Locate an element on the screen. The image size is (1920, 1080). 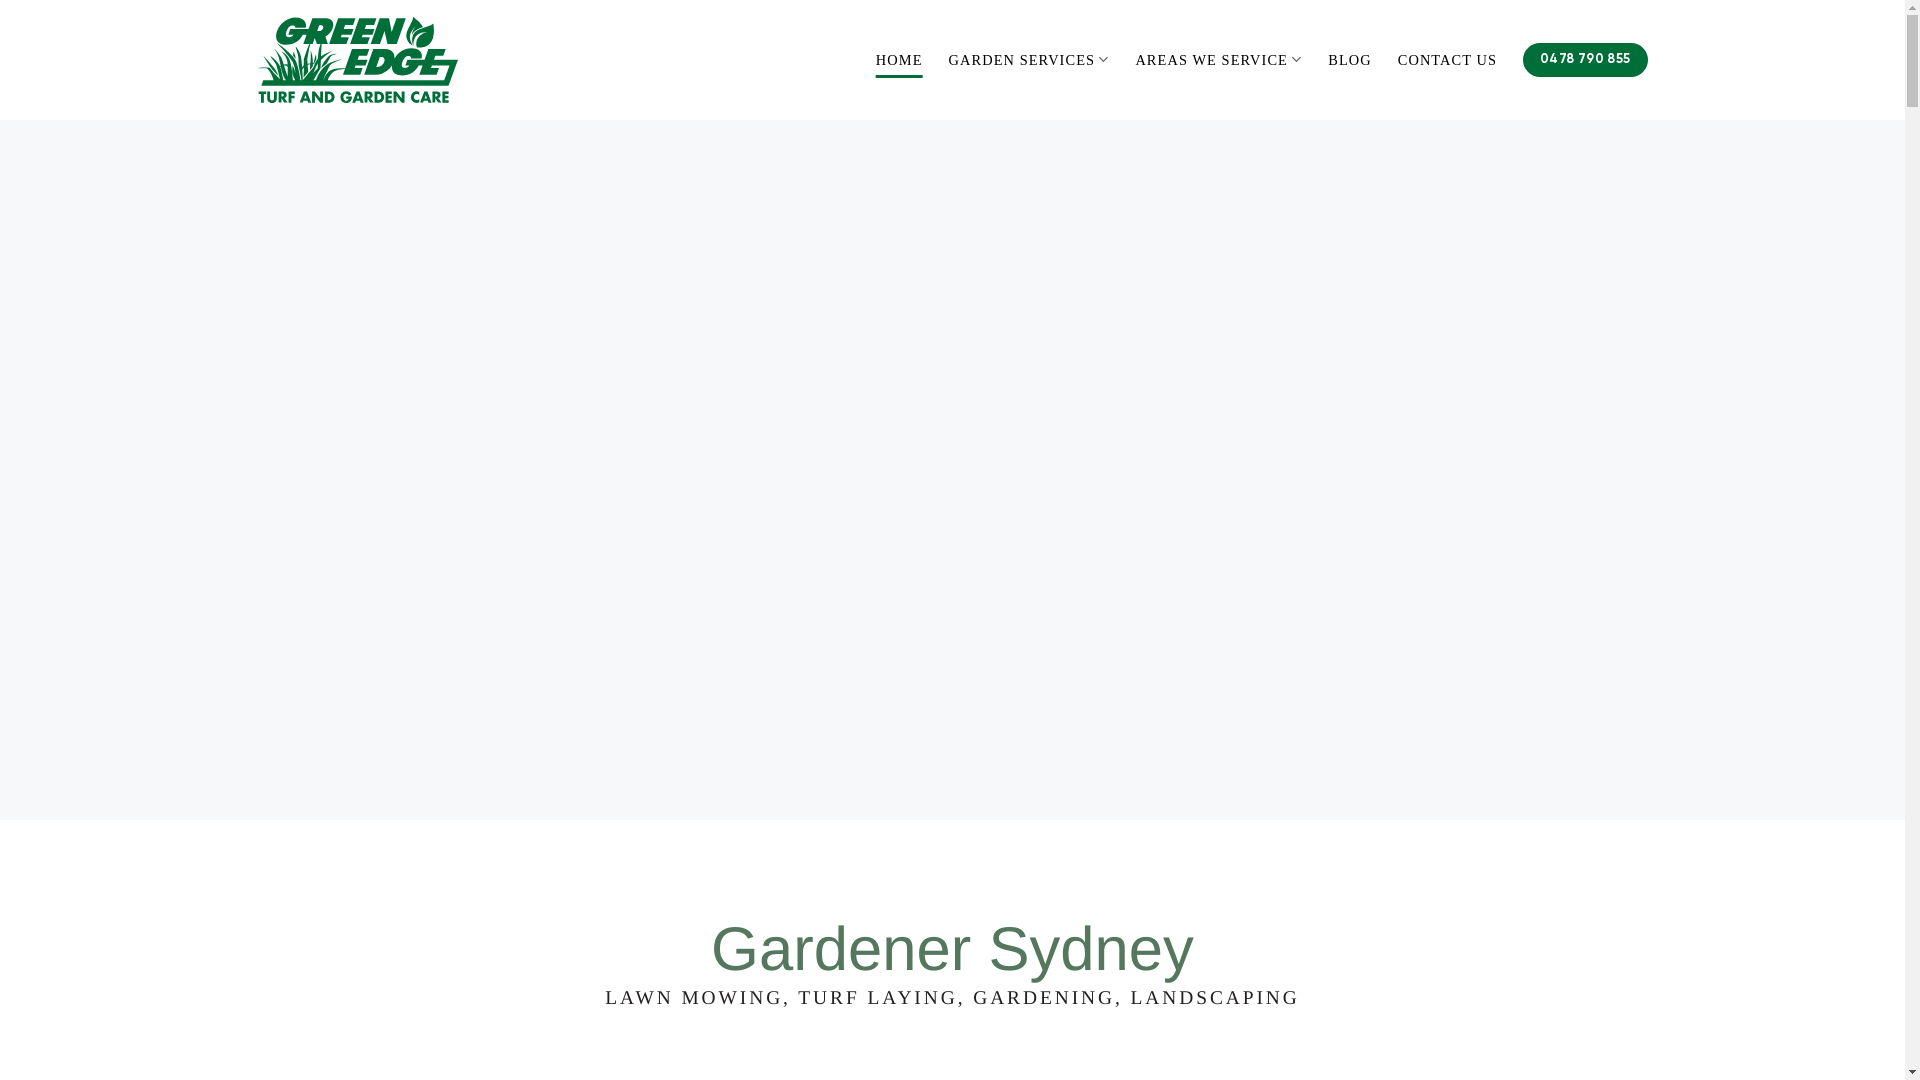
'GARDEN SERVICES' is located at coordinates (1029, 58).